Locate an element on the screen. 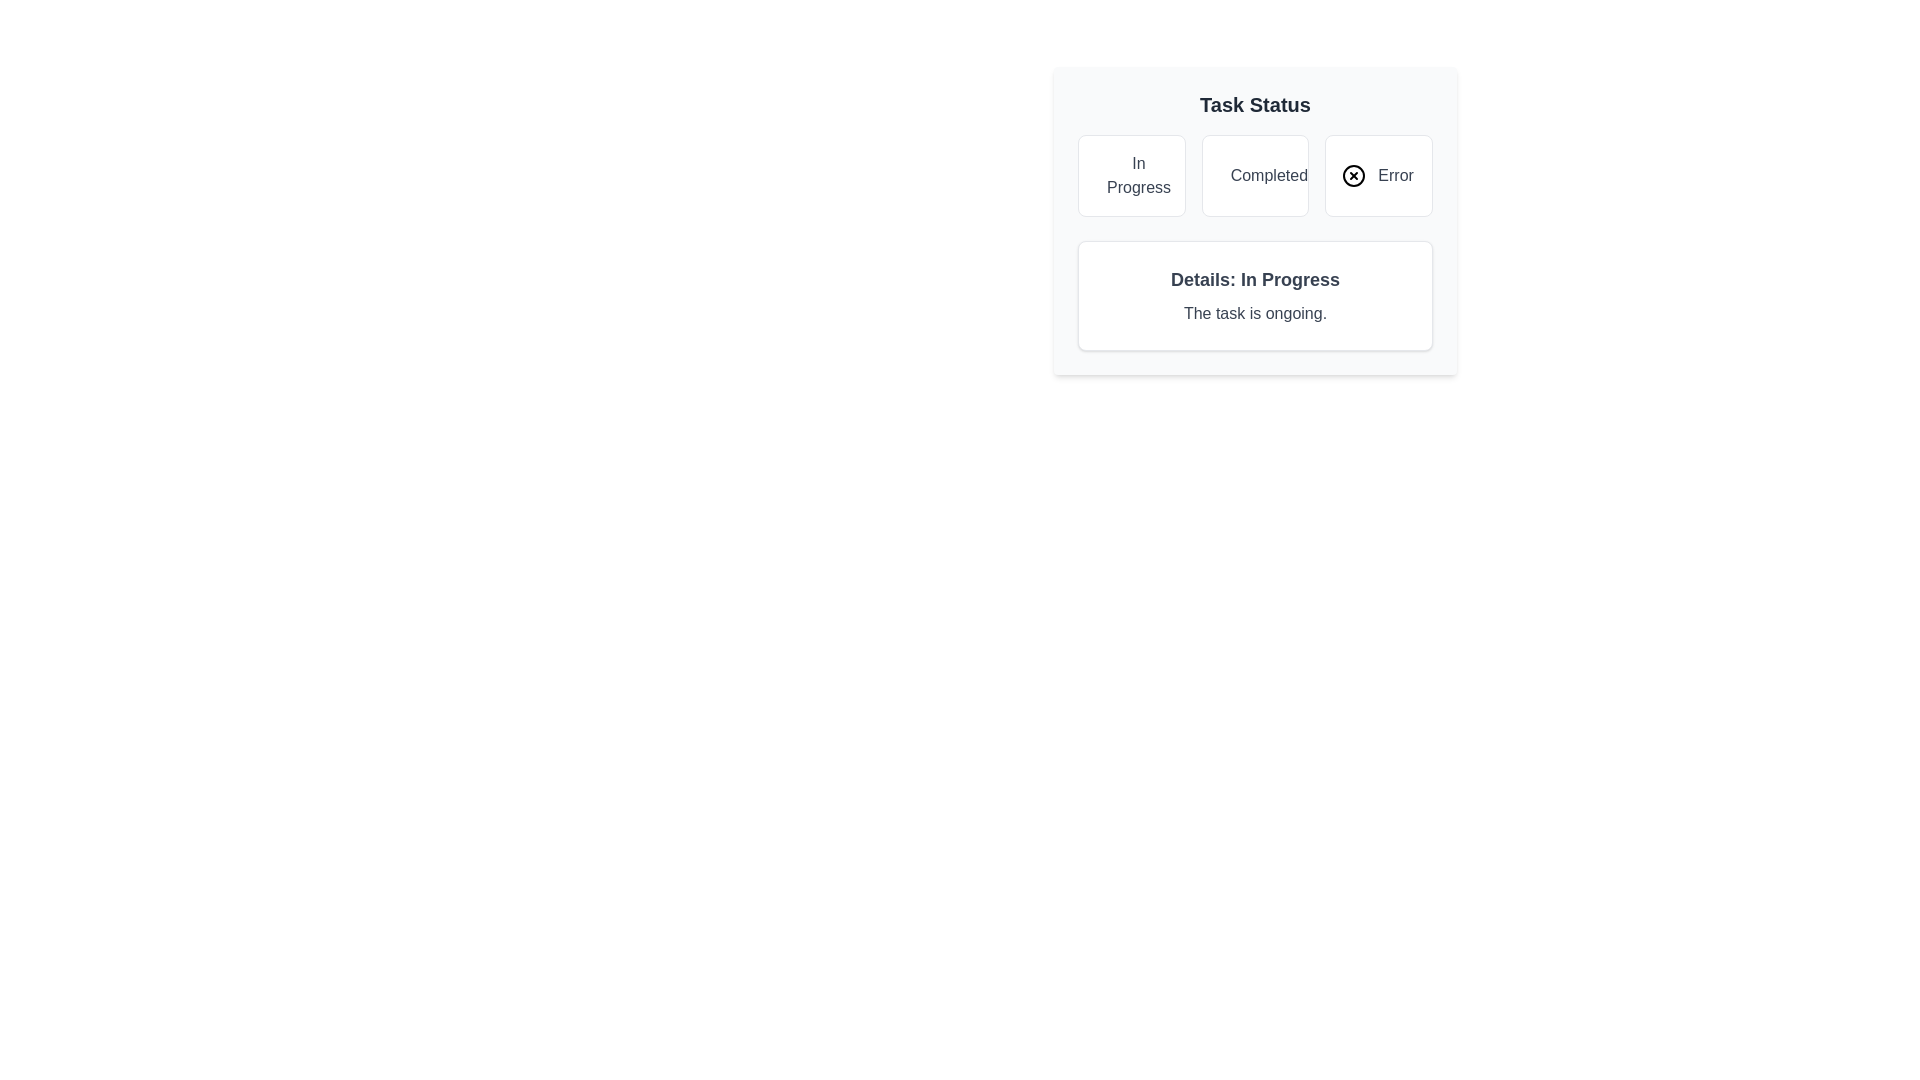  the 'Completed' status option button, which is the second item in a grid layout under the 'Task Status' heading is located at coordinates (1254, 175).